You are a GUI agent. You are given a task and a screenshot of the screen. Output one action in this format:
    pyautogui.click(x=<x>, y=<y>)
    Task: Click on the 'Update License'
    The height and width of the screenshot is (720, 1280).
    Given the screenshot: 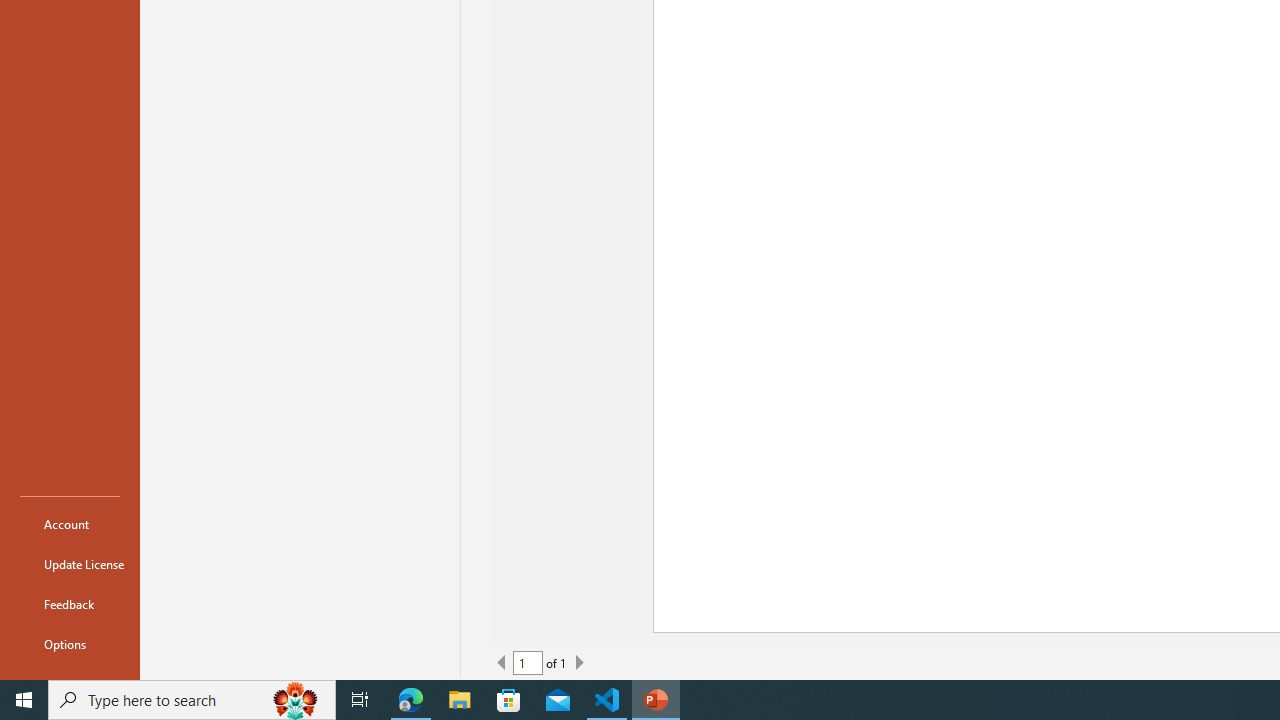 What is the action you would take?
    pyautogui.click(x=69, y=564)
    